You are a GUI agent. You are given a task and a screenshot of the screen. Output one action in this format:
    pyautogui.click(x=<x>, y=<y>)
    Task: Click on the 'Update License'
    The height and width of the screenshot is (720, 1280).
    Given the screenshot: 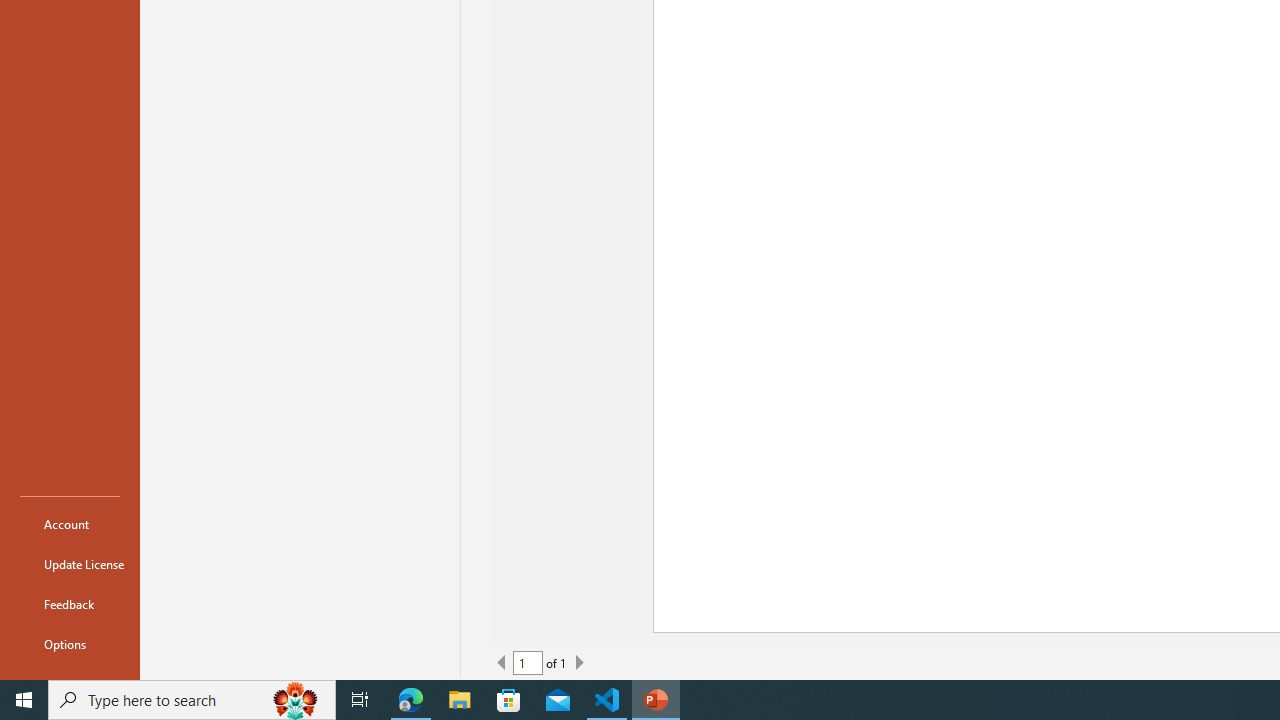 What is the action you would take?
    pyautogui.click(x=69, y=564)
    